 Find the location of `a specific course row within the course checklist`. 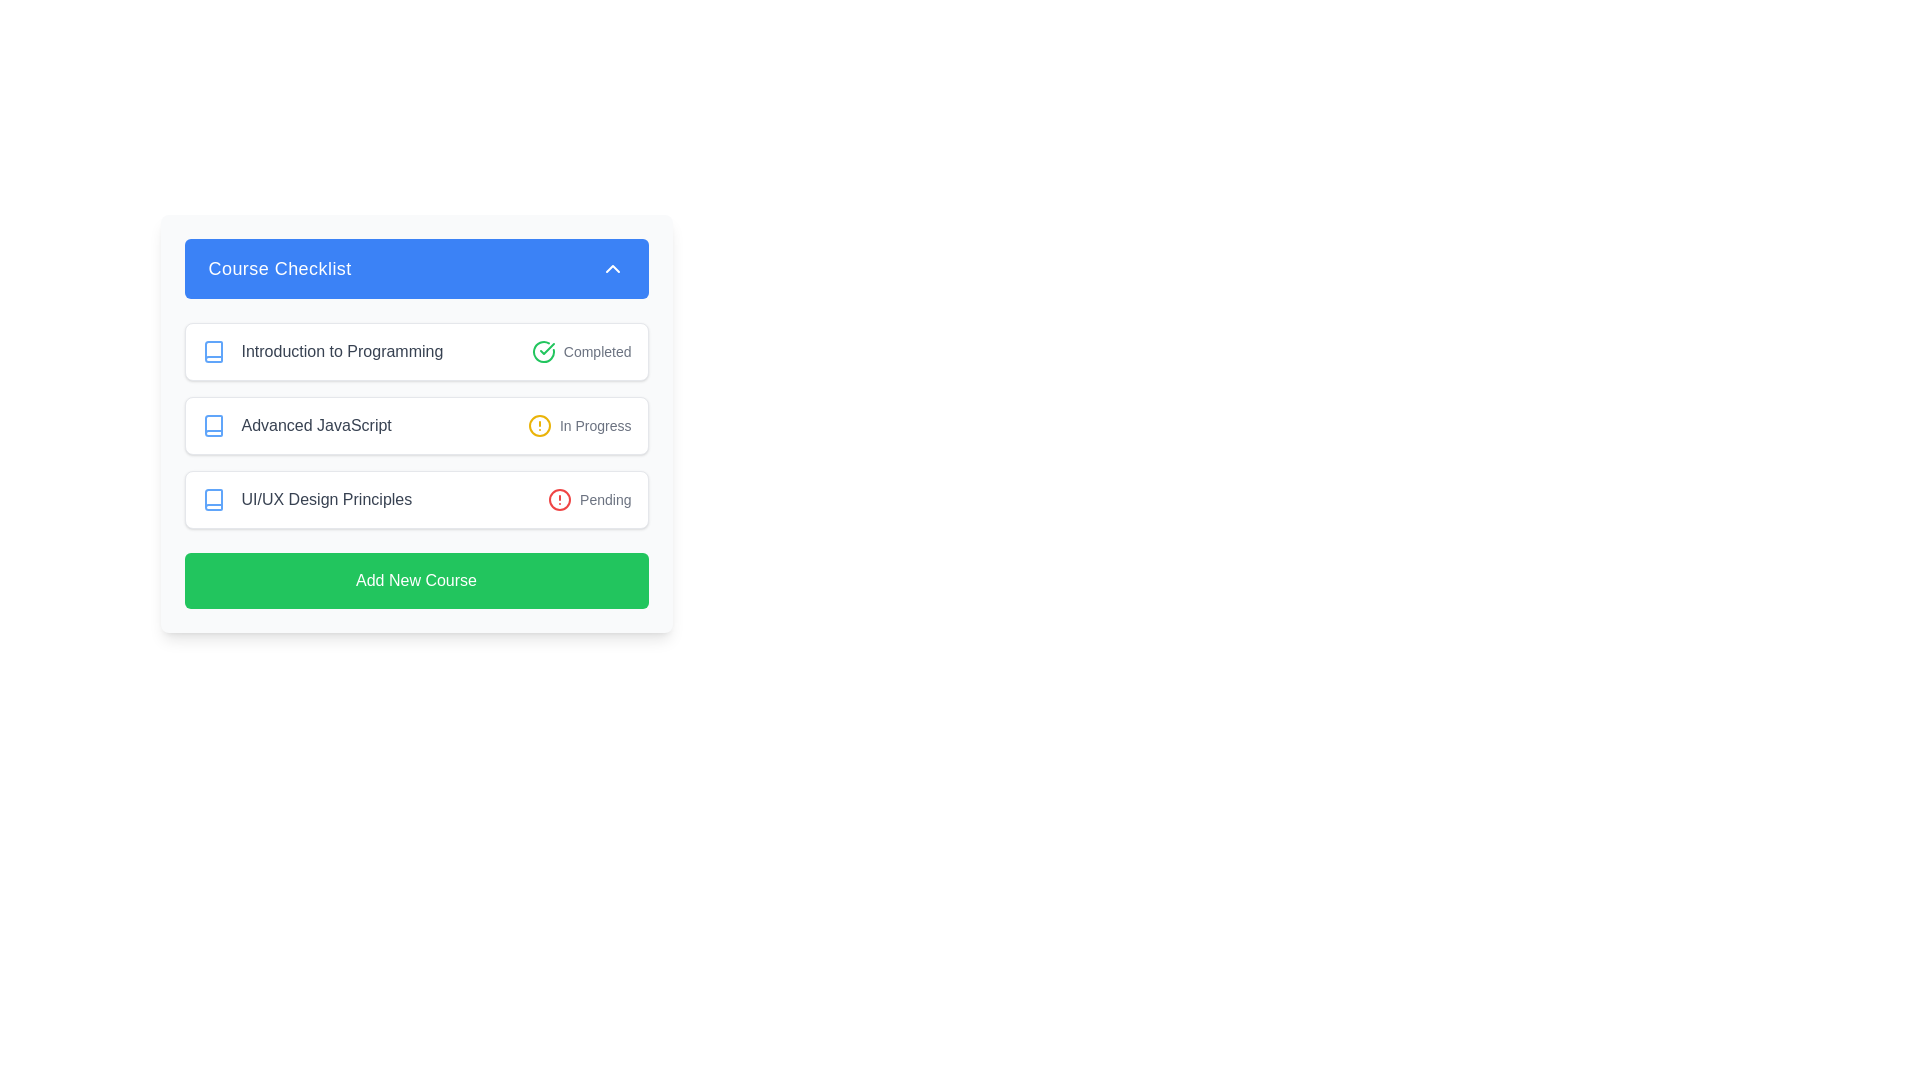

a specific course row within the course checklist is located at coordinates (415, 423).